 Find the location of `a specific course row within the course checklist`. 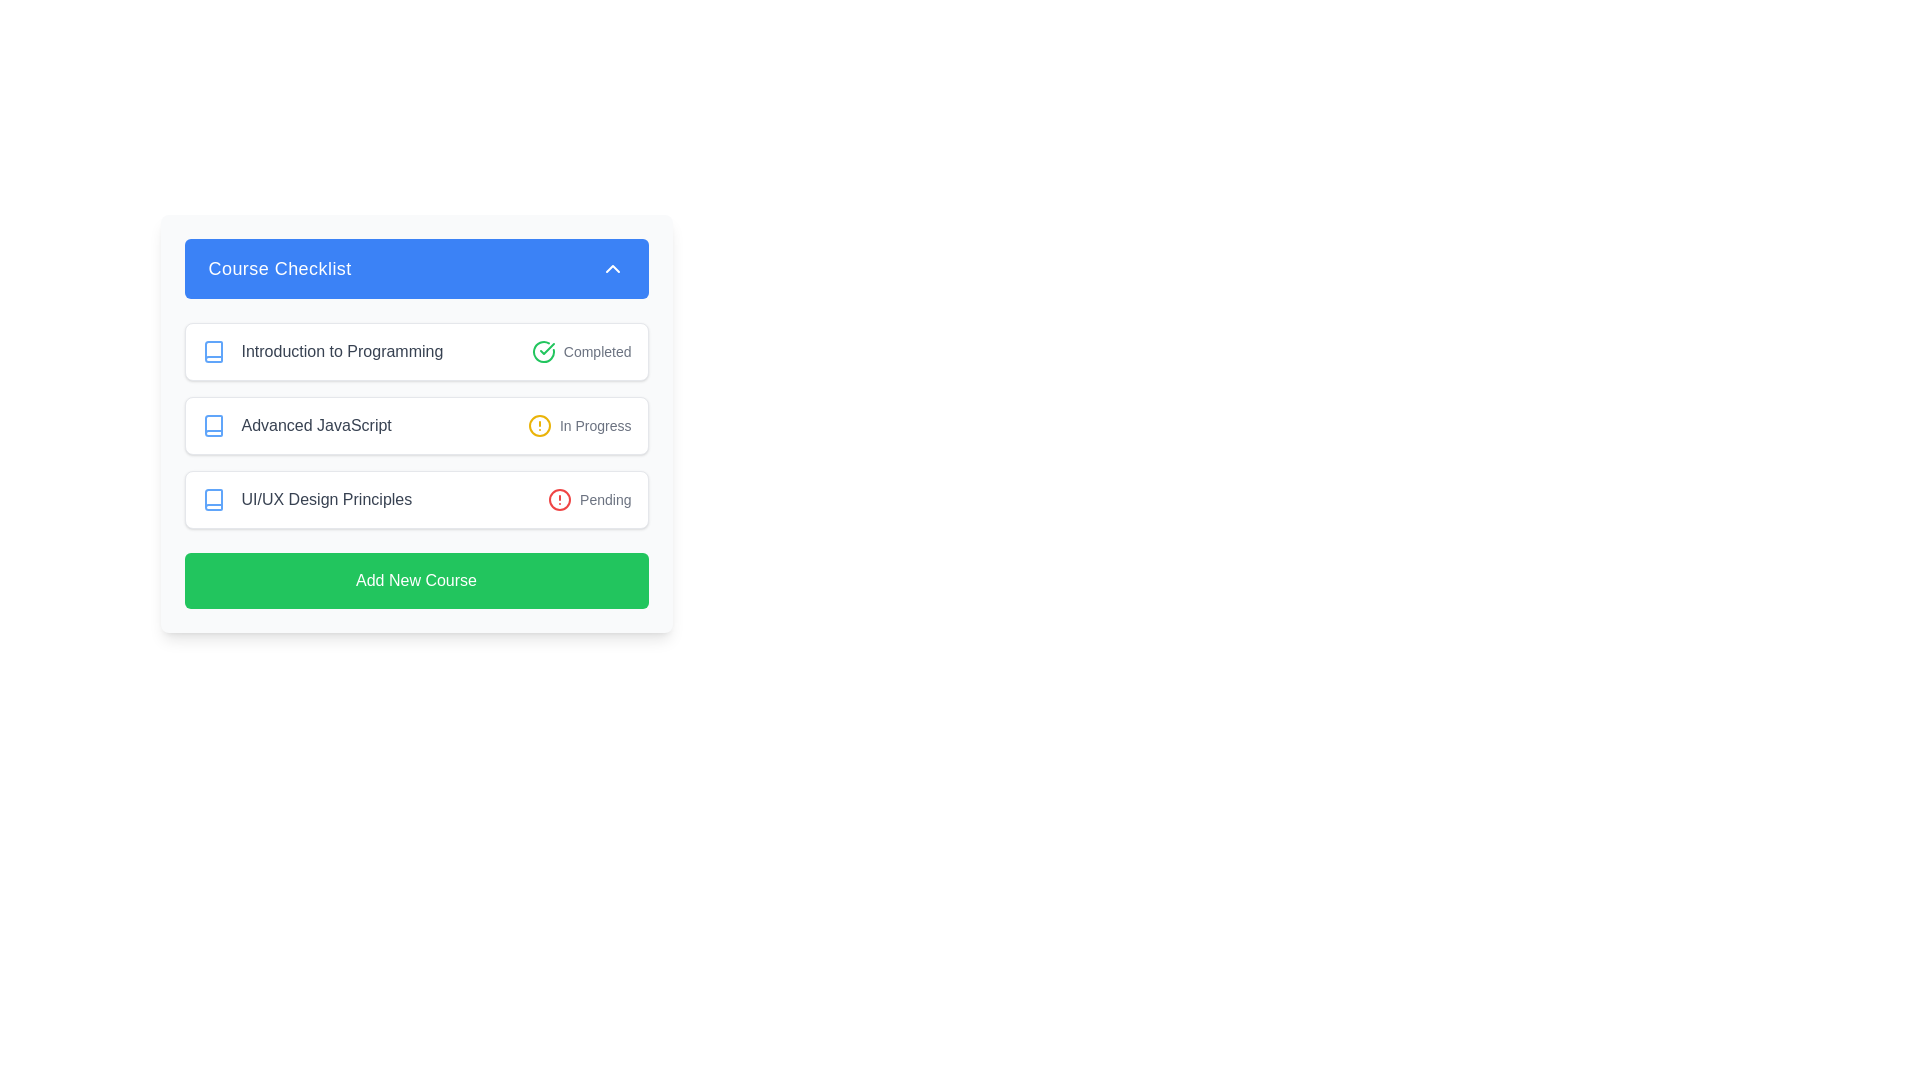

a specific course row within the course checklist is located at coordinates (415, 423).